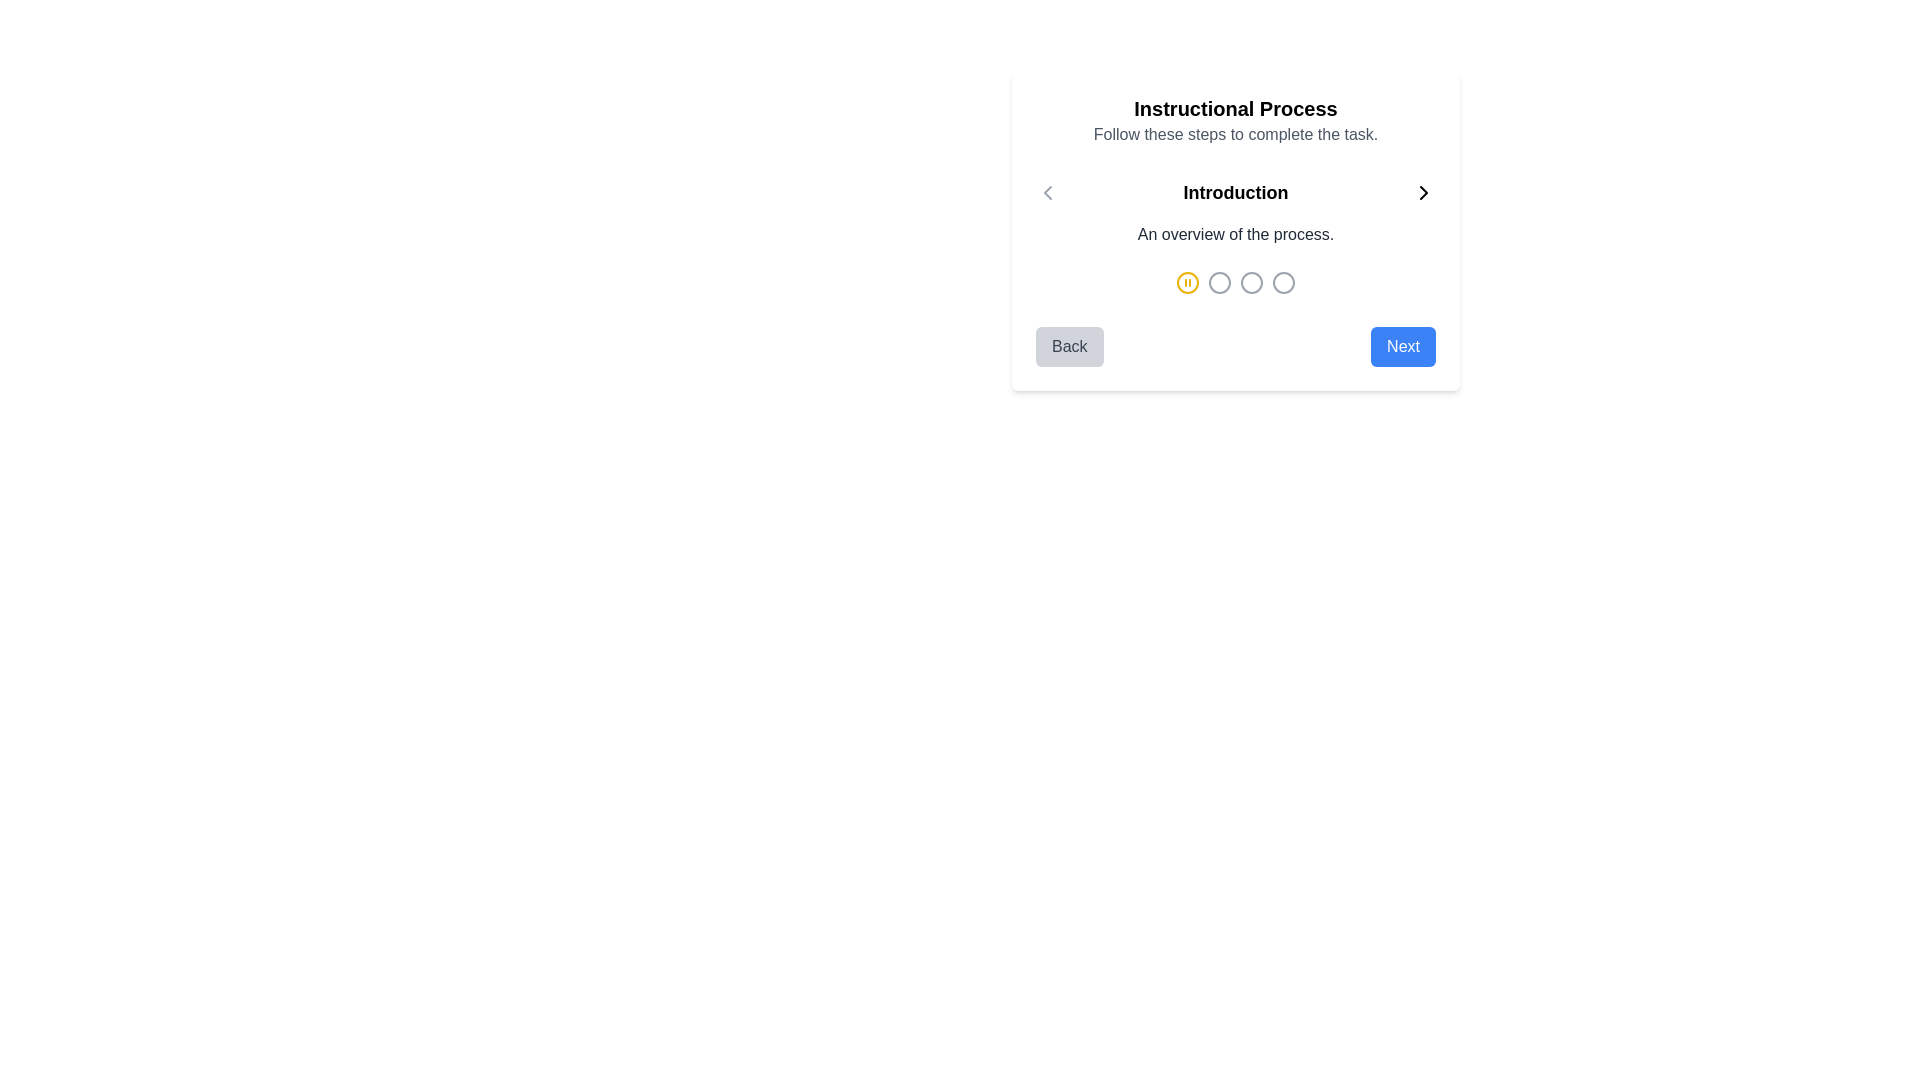  What do you see at coordinates (1283, 282) in the screenshot?
I see `the fourth circle in the Step Progress Indicator` at bounding box center [1283, 282].